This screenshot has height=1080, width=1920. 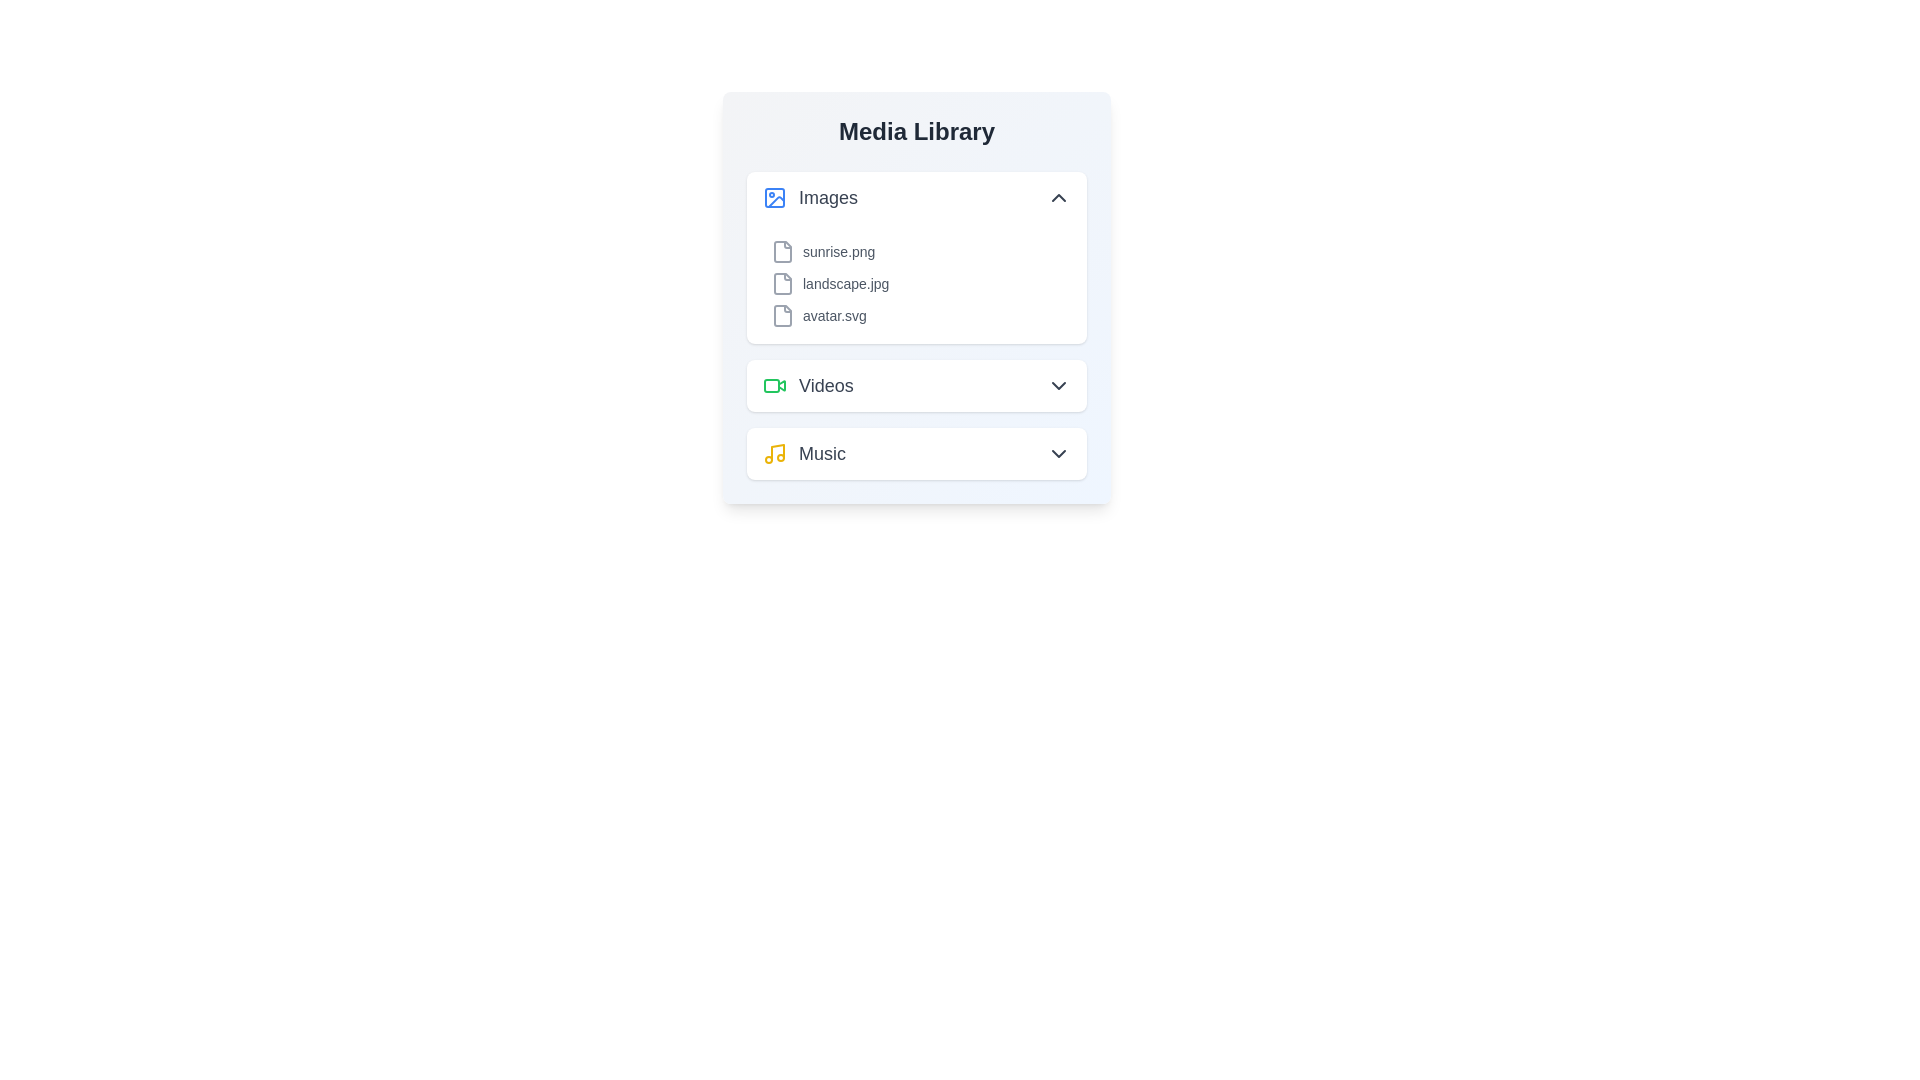 I want to click on the Chevron toggle icon located at the far-right of the 'Images' section header for keyboard navigation, so click(x=1058, y=197).